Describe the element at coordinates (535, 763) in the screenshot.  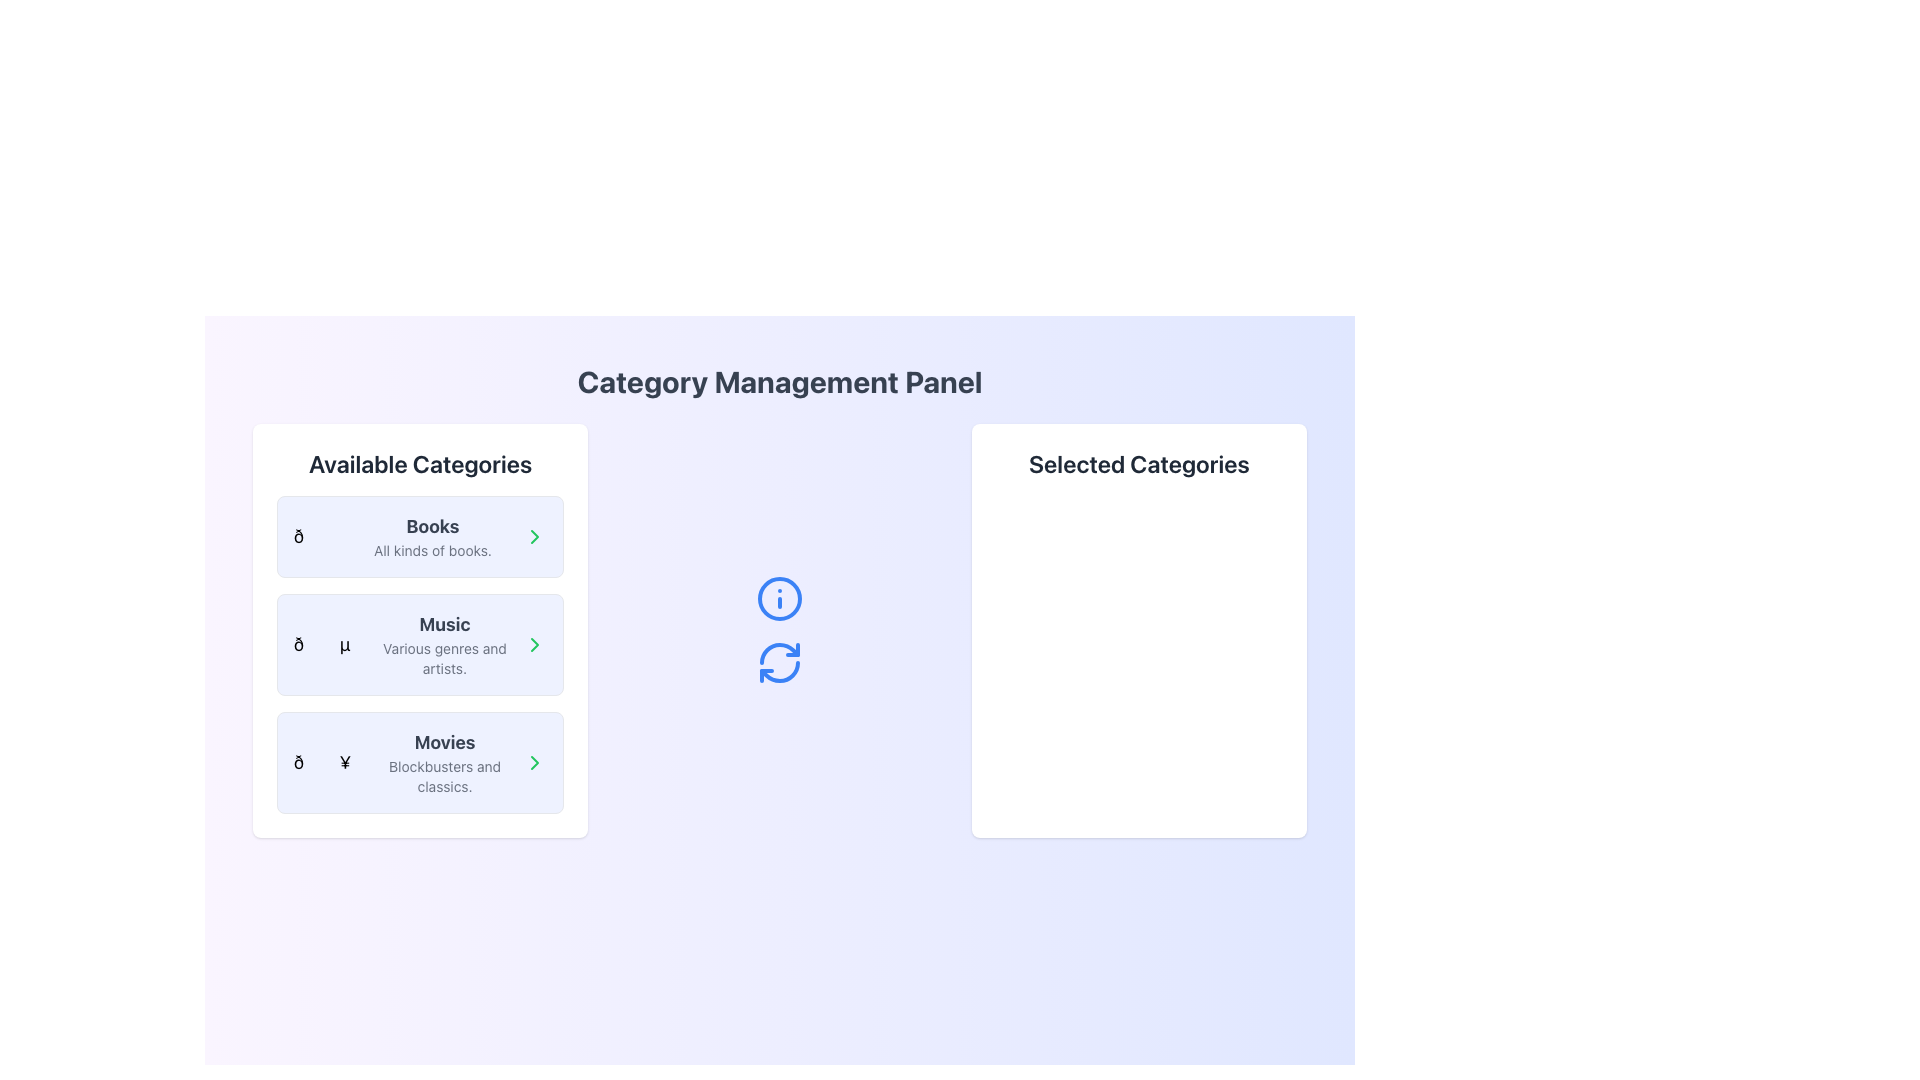
I see `the rightmost button within the 'Movies' category section` at that location.